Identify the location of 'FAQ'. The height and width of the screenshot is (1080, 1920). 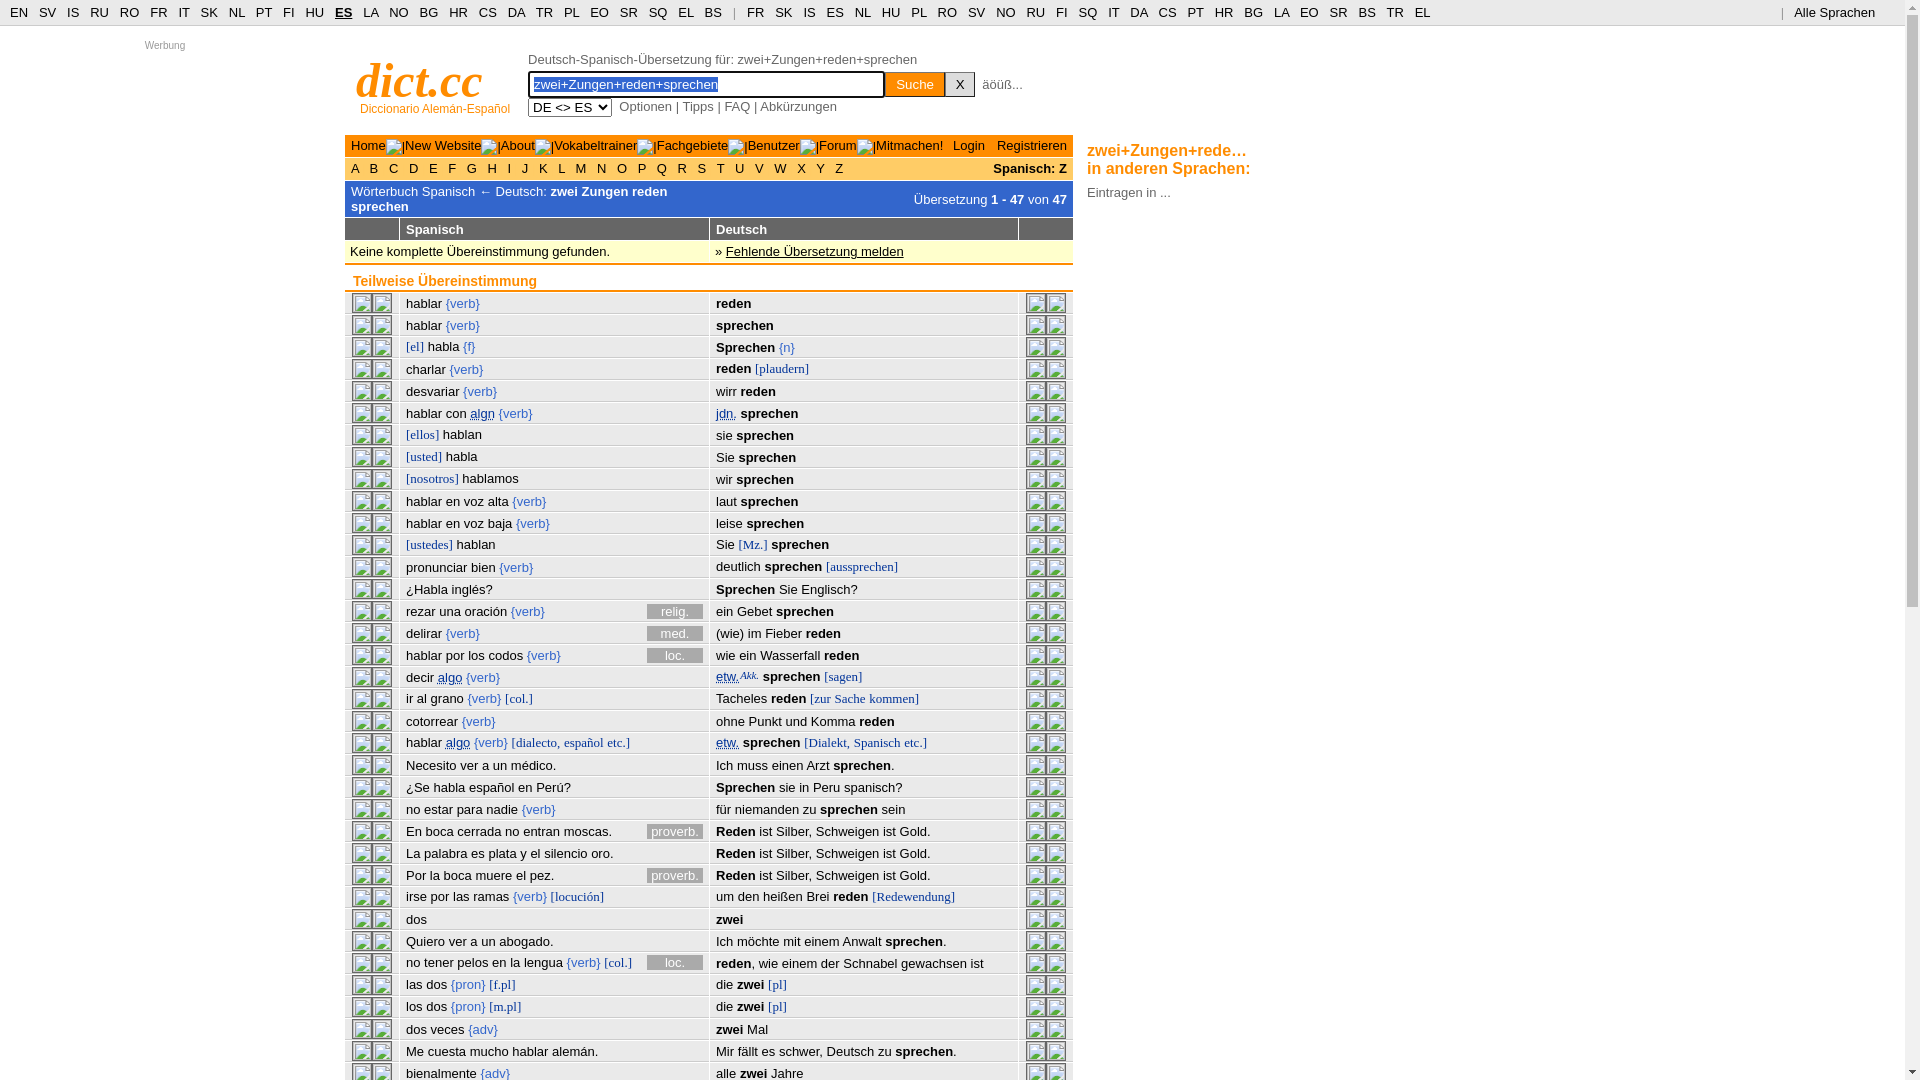
(736, 106).